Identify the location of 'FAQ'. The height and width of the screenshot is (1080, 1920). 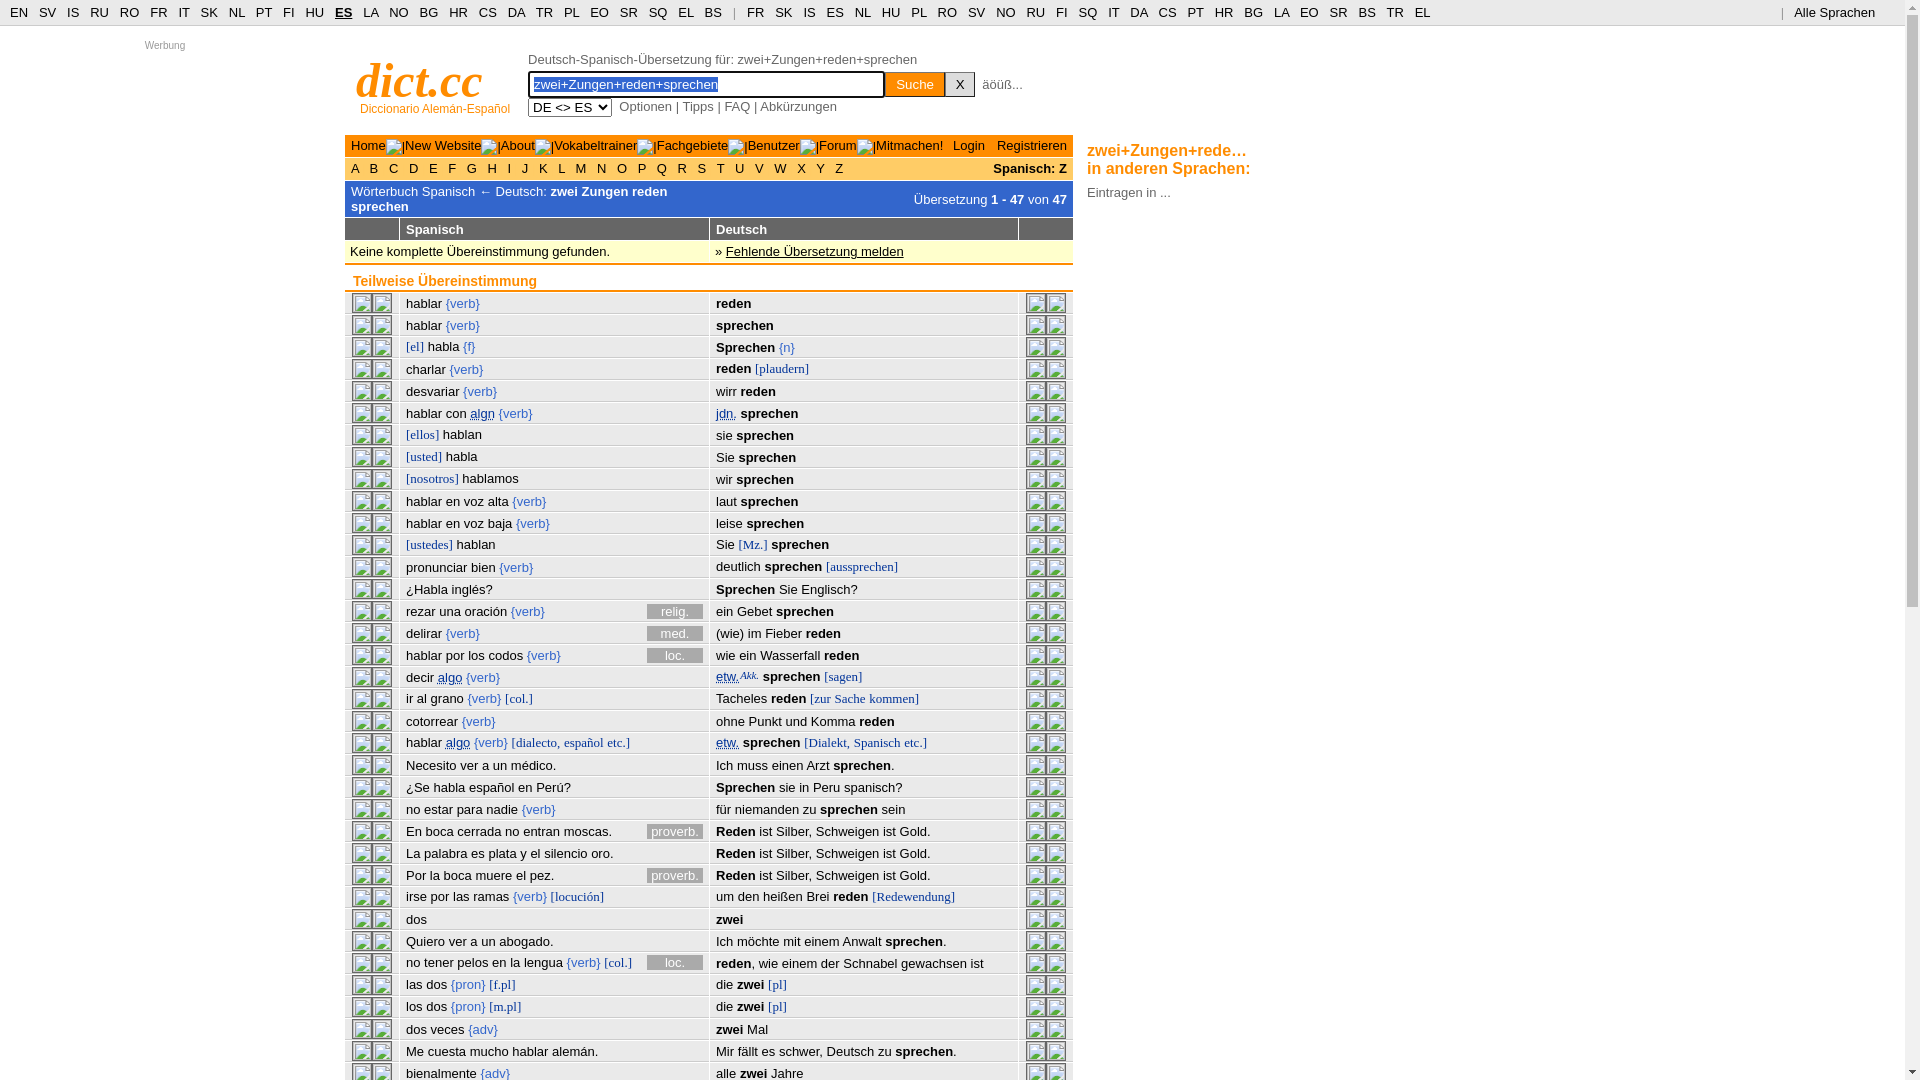
(736, 106).